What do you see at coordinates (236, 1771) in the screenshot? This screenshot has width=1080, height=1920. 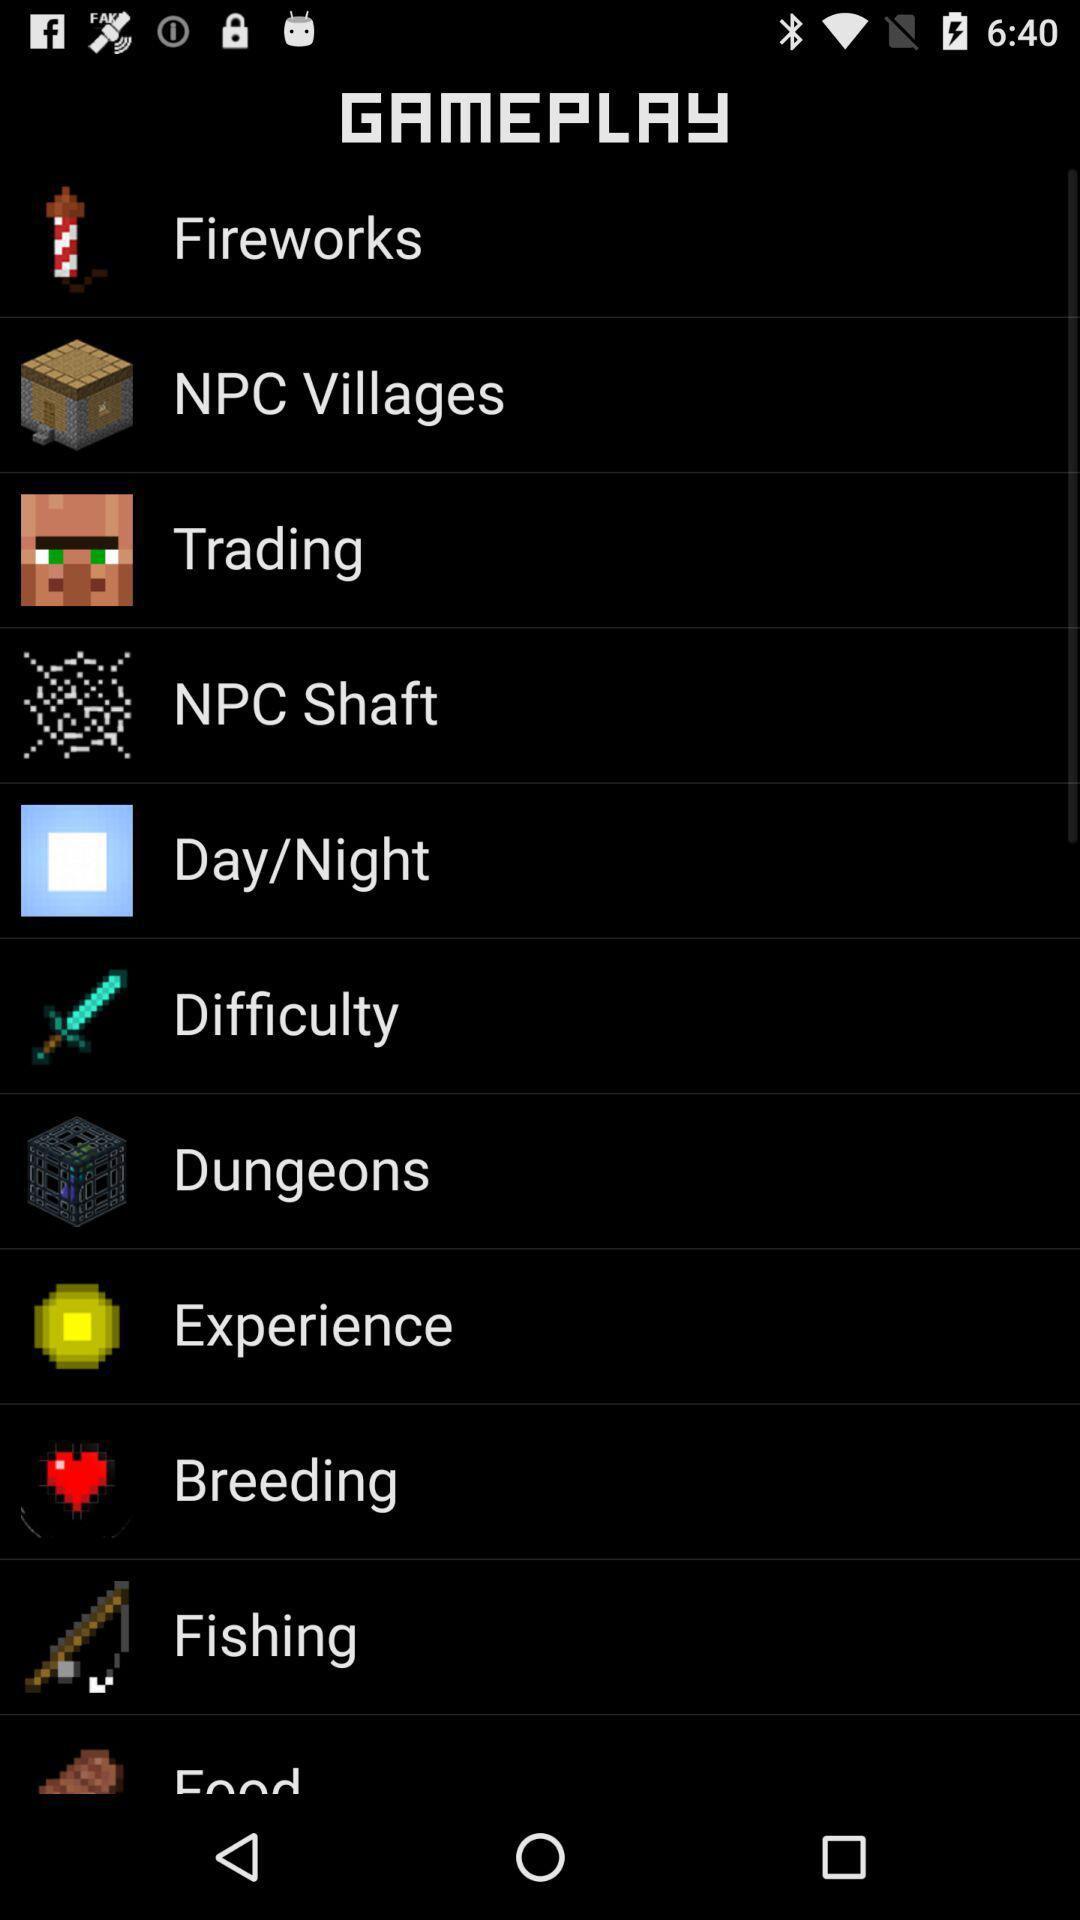 I see `food item` at bounding box center [236, 1771].